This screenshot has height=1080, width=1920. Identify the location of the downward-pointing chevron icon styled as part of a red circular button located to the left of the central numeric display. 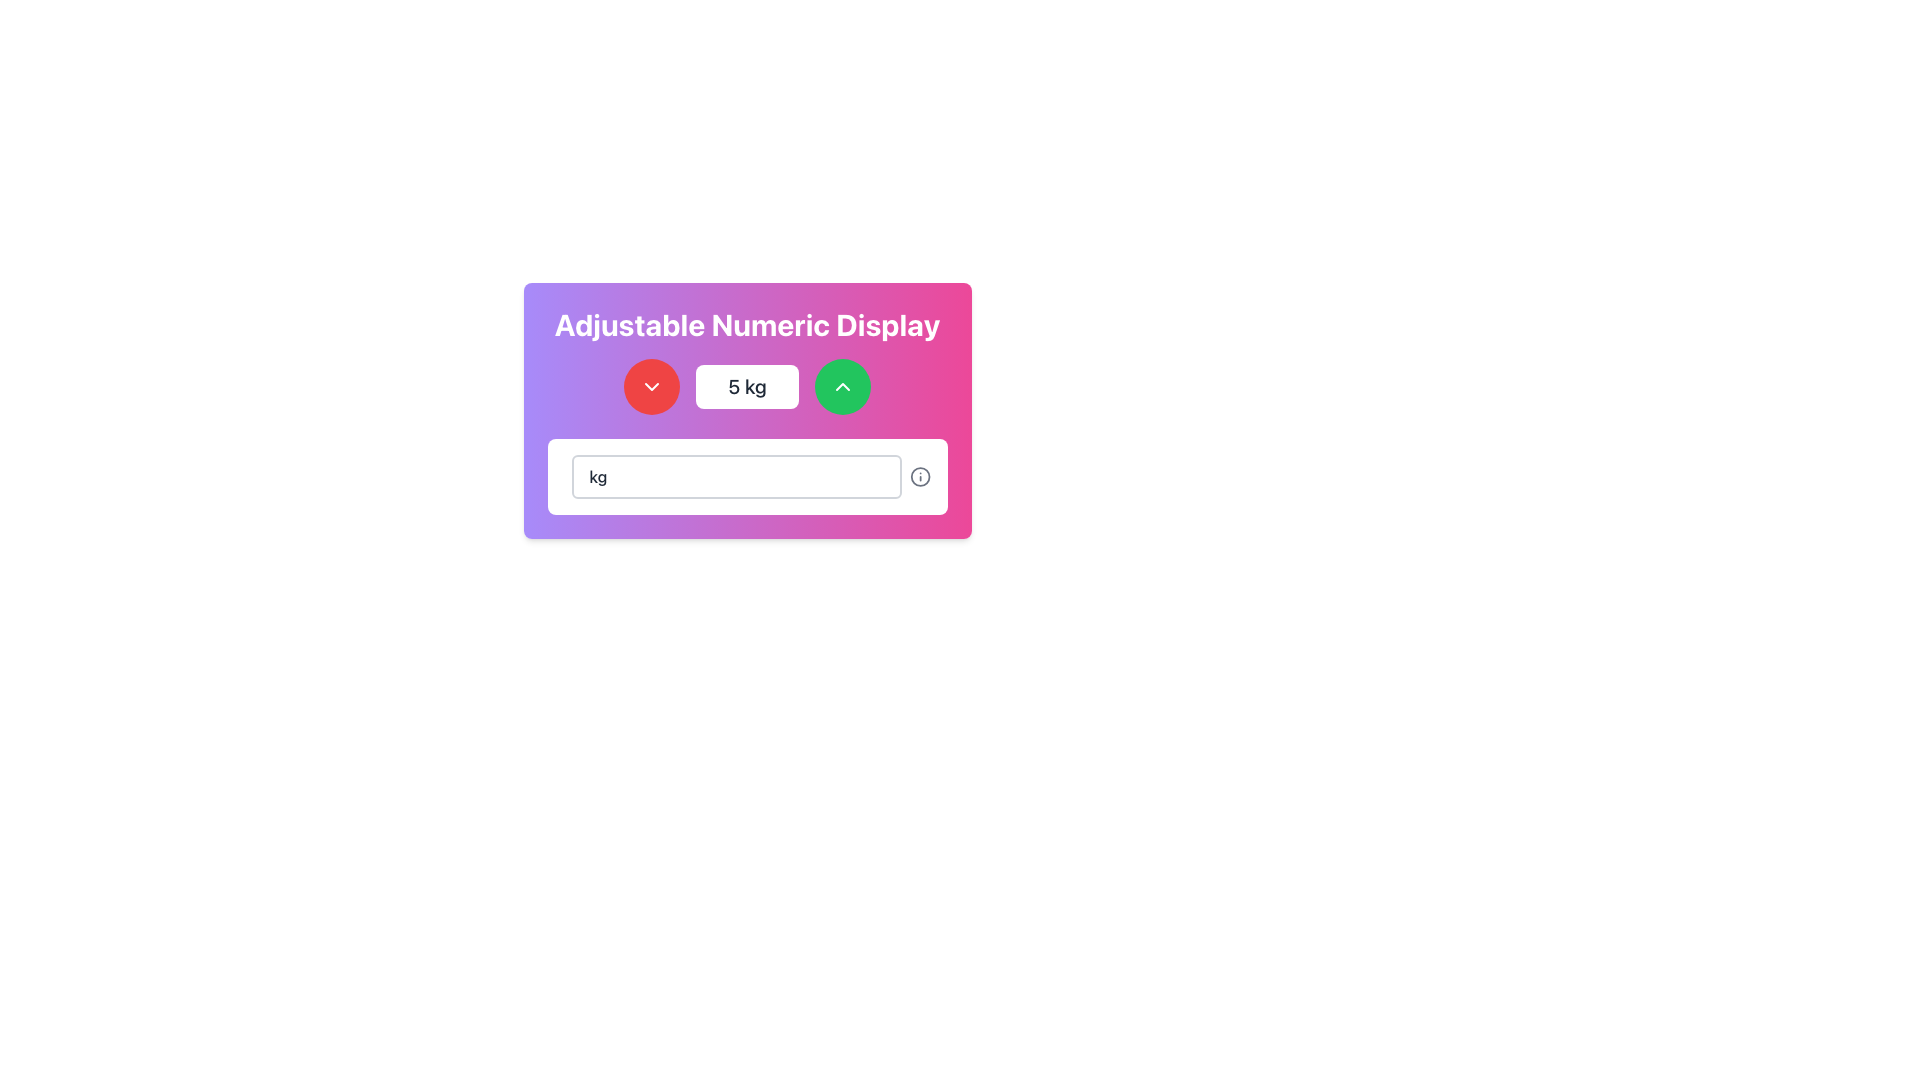
(652, 386).